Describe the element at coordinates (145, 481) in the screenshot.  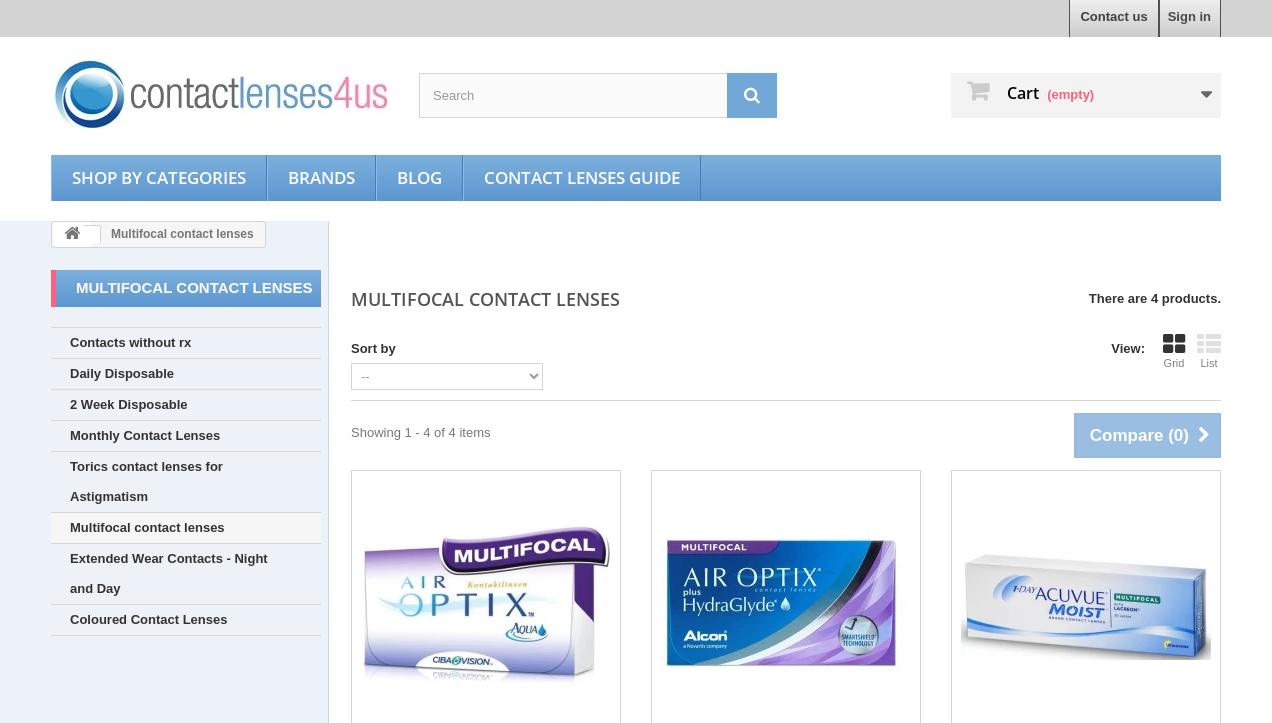
I see `'Torics contact lenses for Astigmatism'` at that location.